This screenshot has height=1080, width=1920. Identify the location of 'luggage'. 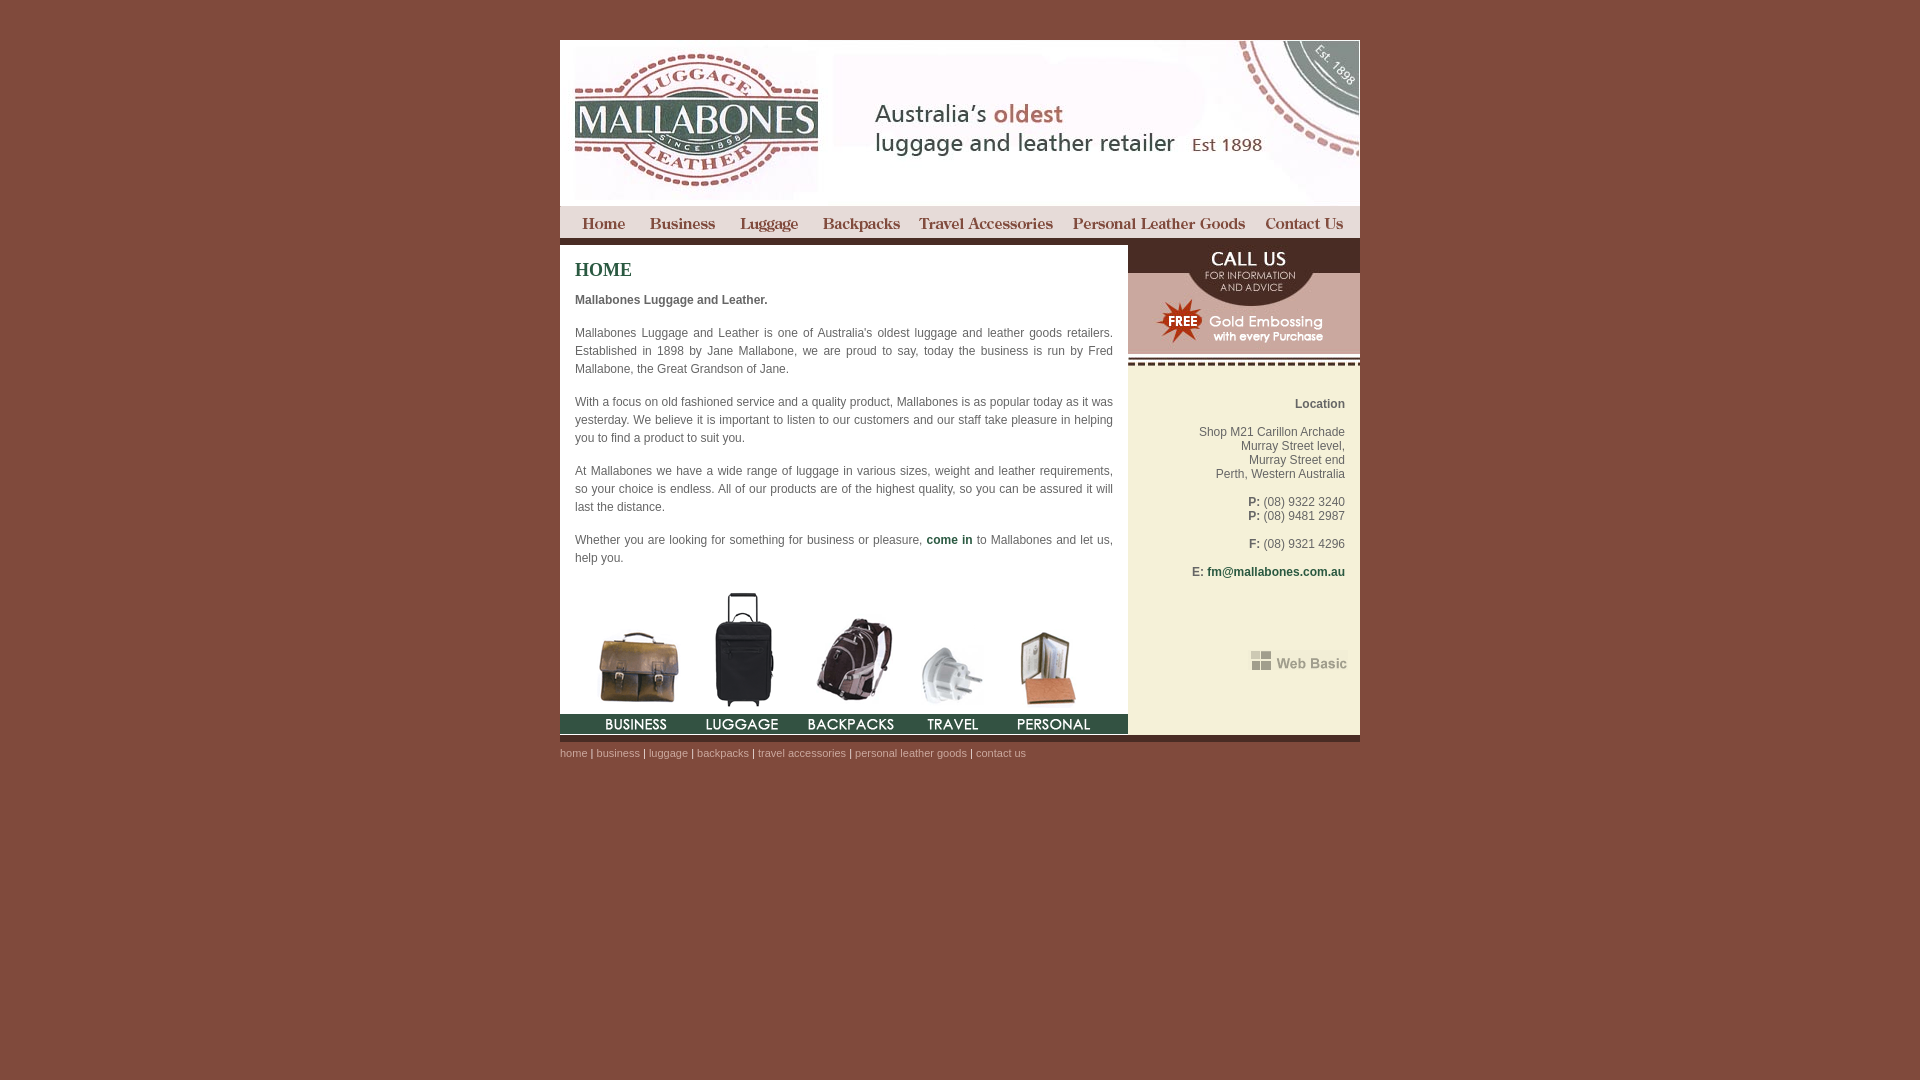
(668, 752).